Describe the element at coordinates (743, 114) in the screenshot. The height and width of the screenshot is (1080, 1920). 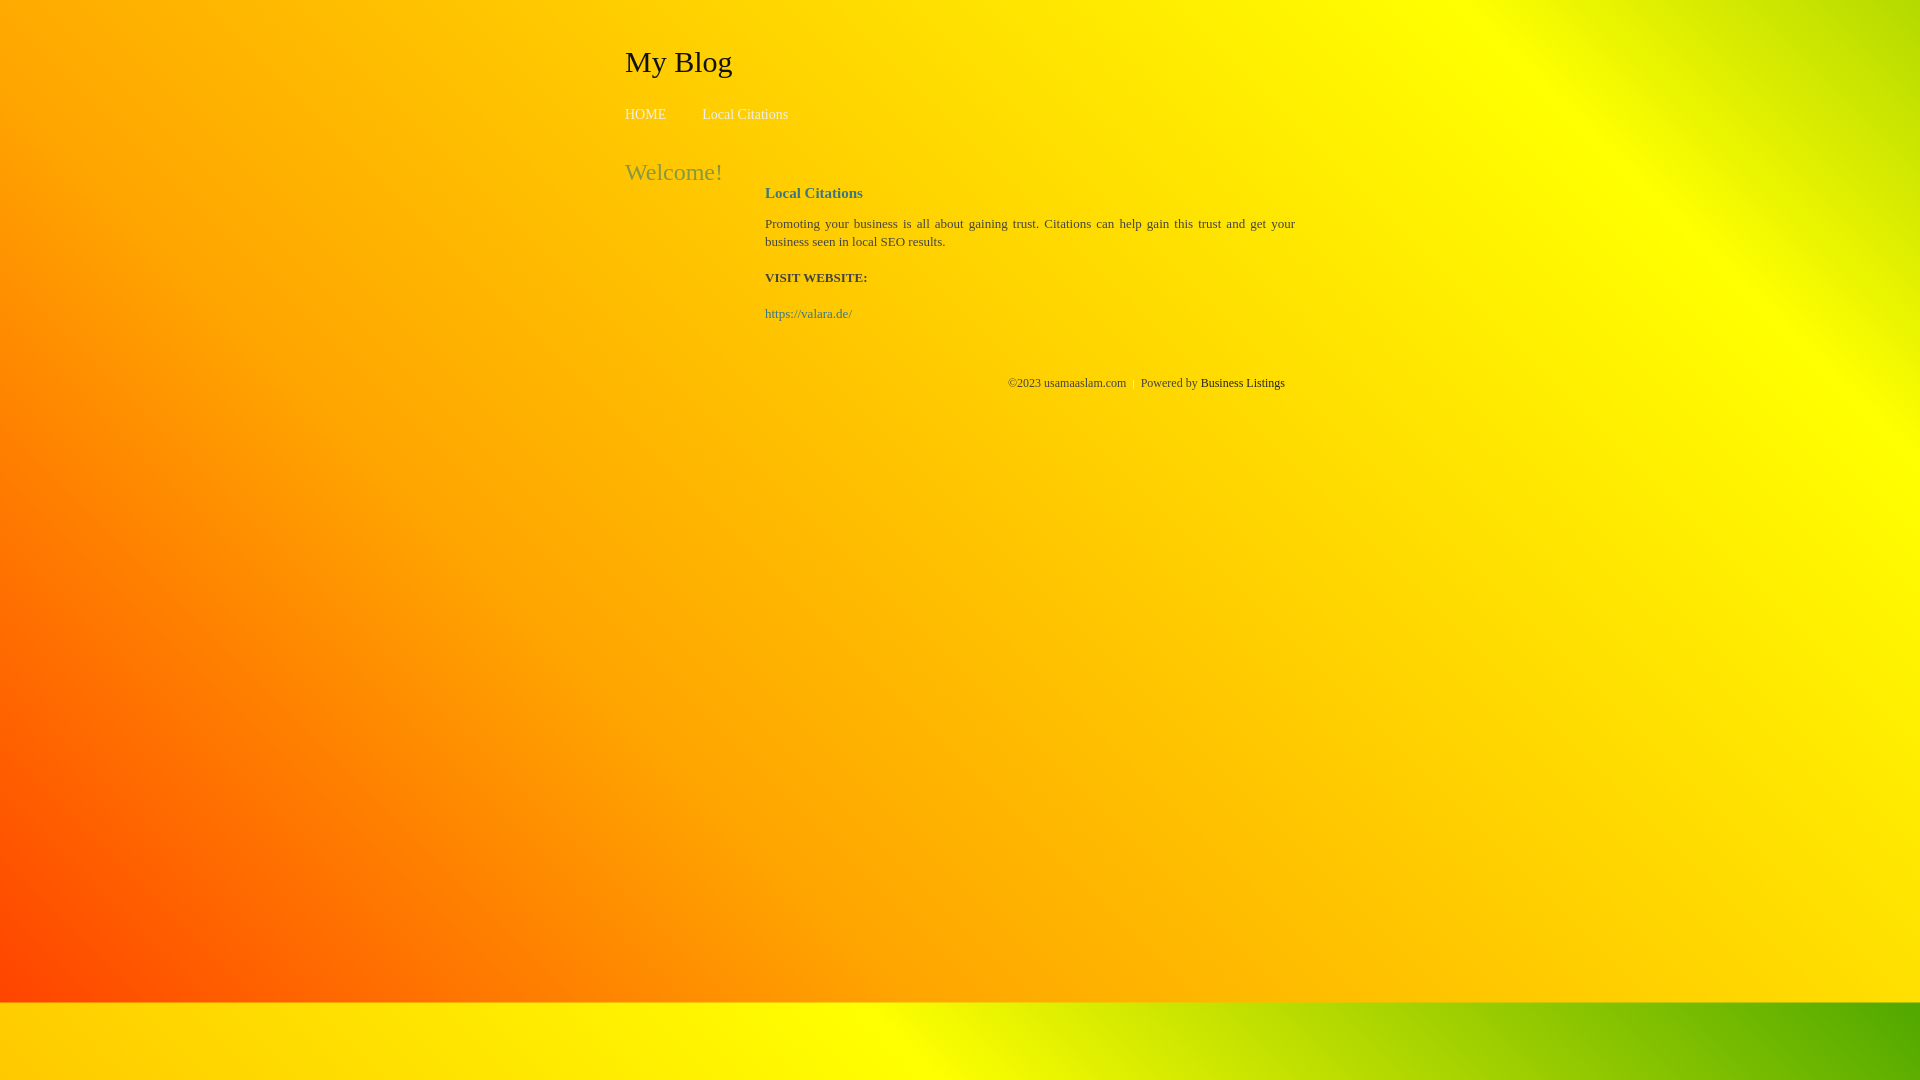
I see `'Local Citations'` at that location.